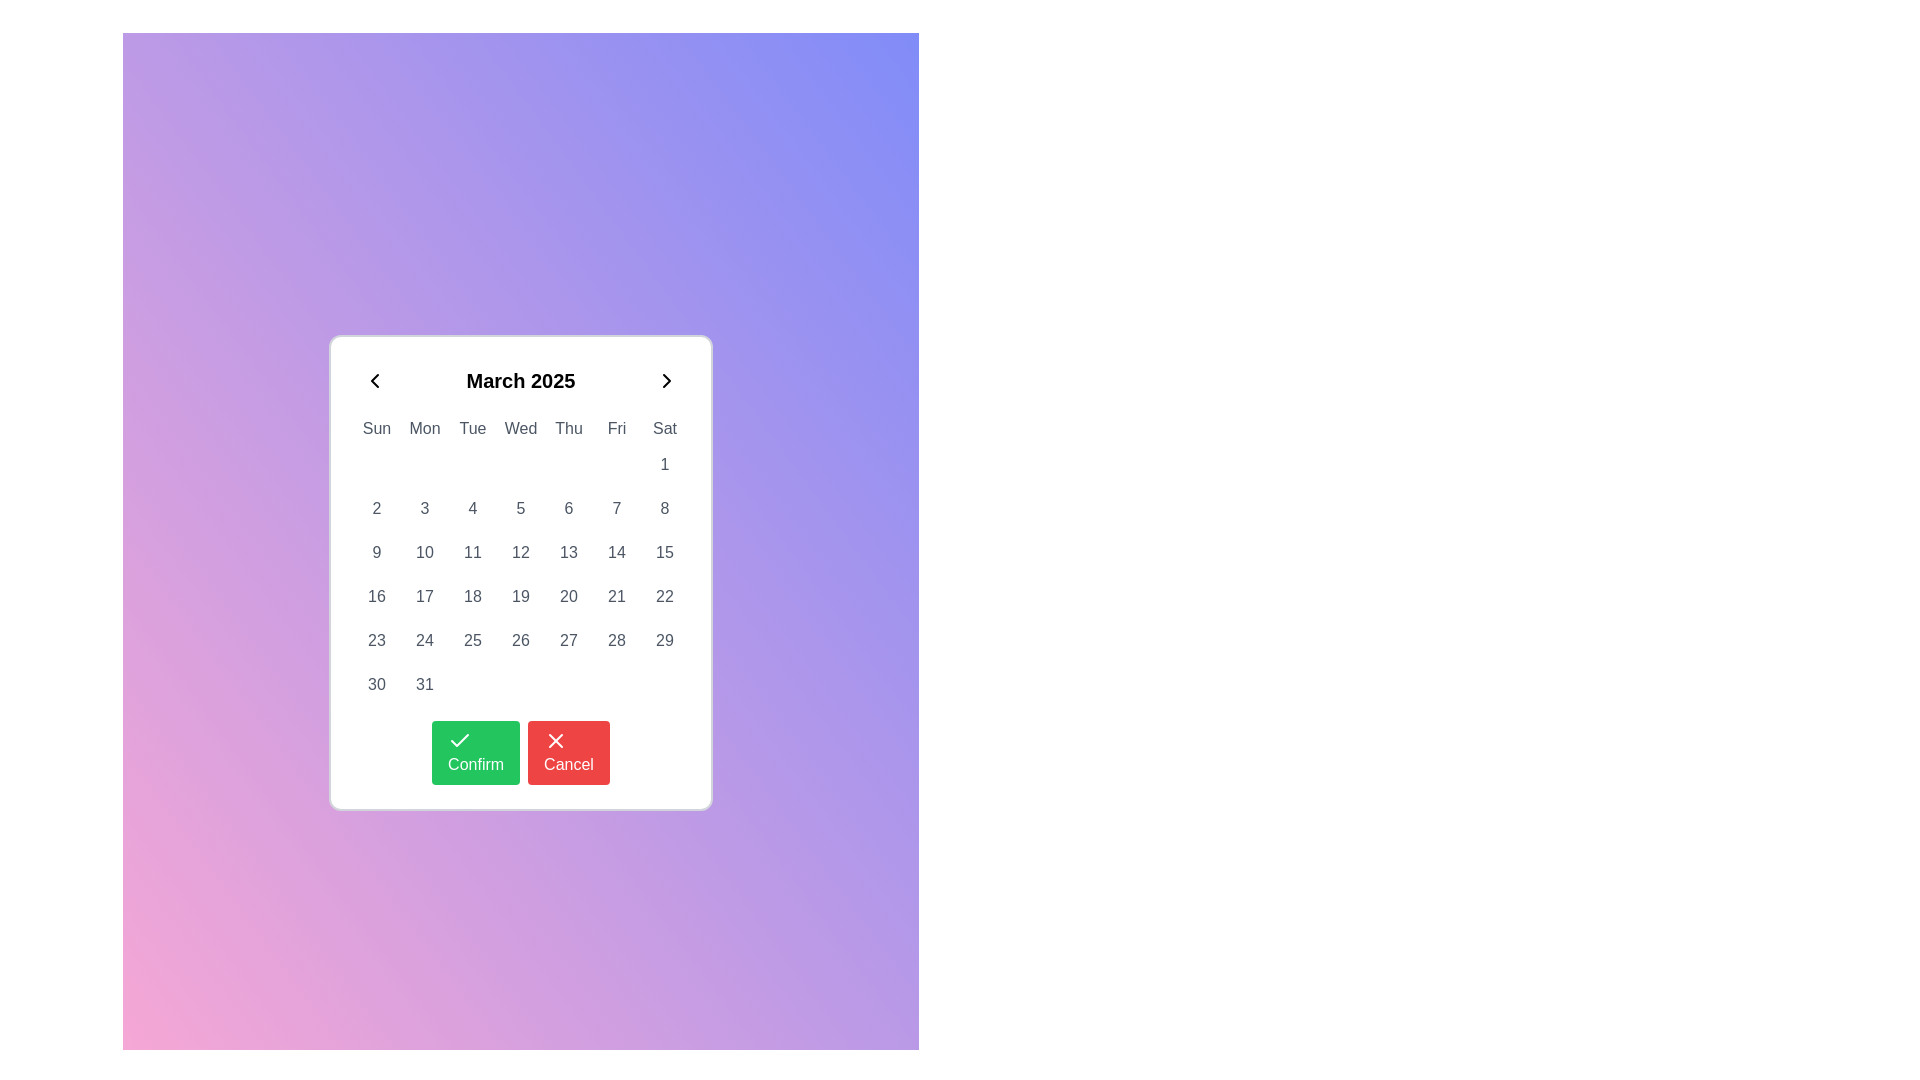  I want to click on the square button displaying the number '21' in bold font, located in the sixth row and sixth column of the calendar grid under the Friday column, so click(616, 596).